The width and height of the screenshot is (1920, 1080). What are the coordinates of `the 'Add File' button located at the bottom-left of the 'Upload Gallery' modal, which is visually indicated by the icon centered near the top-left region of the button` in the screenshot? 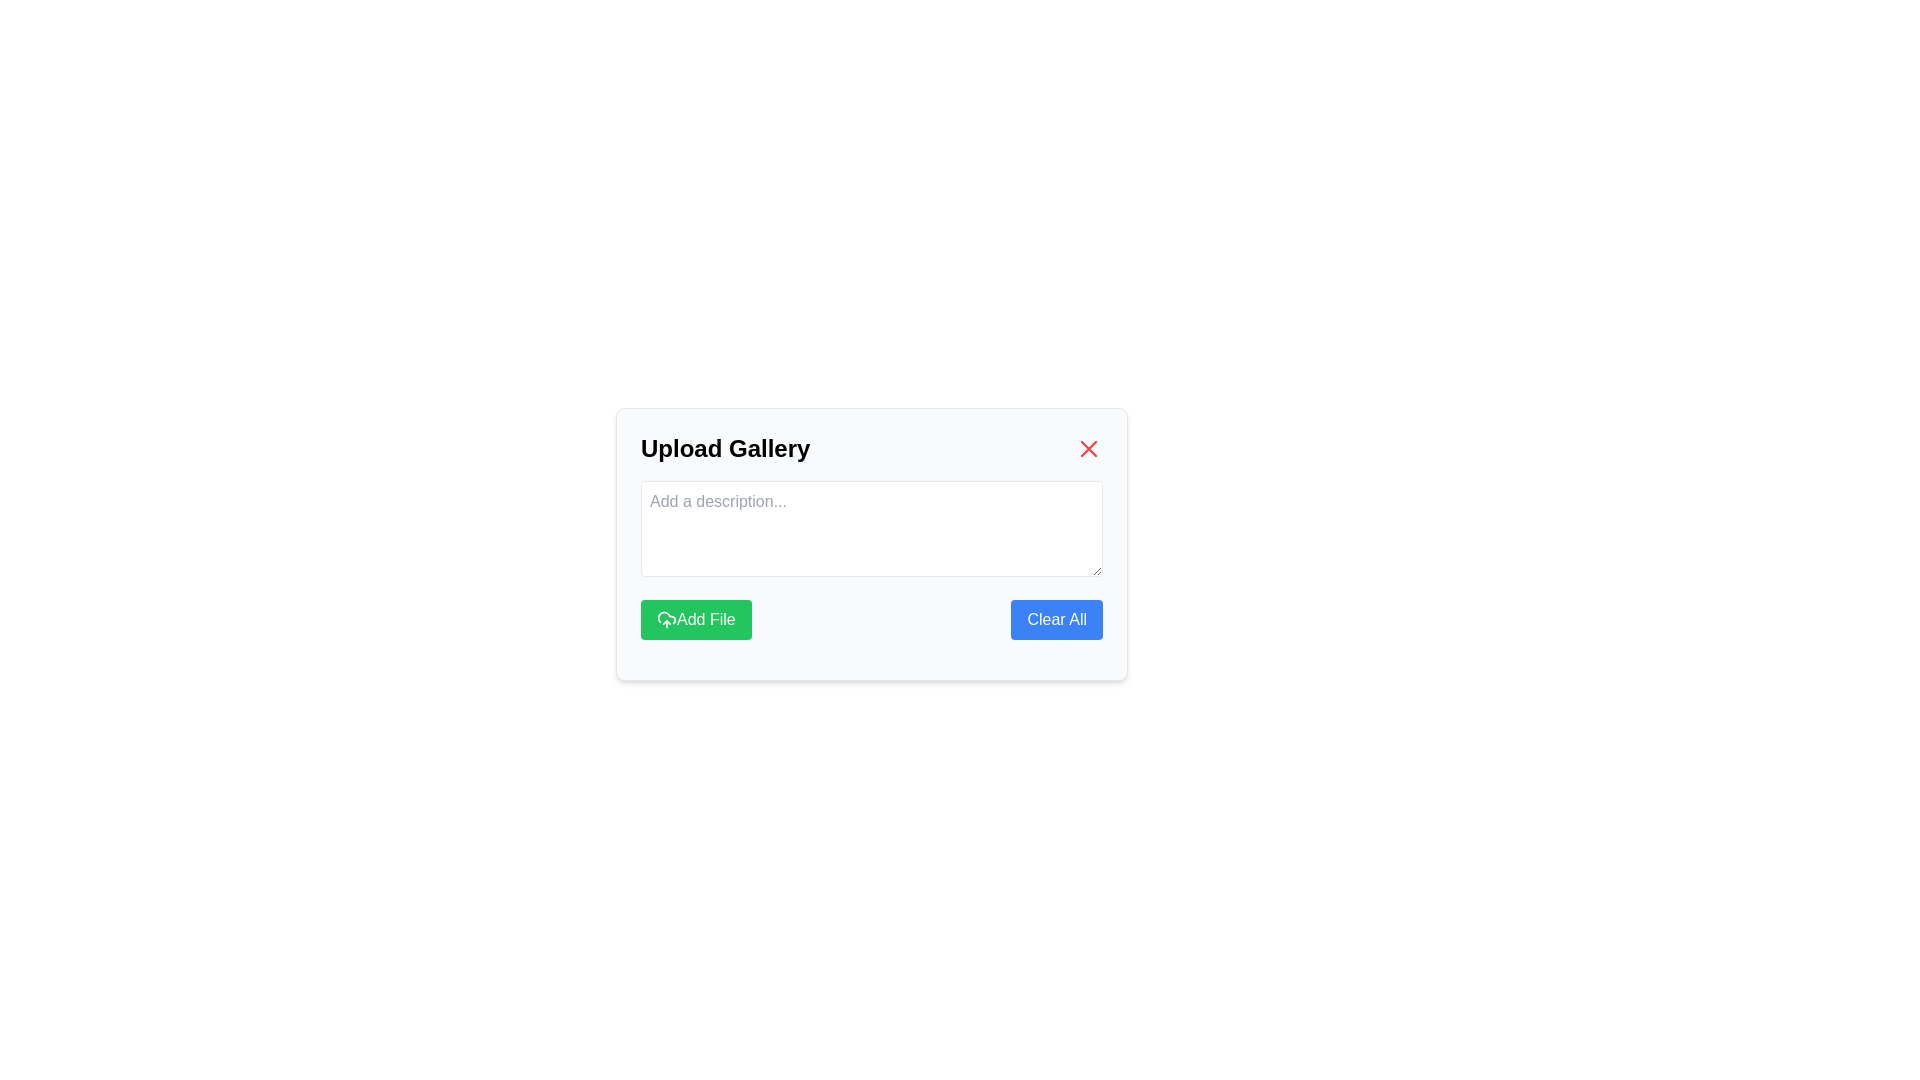 It's located at (667, 619).